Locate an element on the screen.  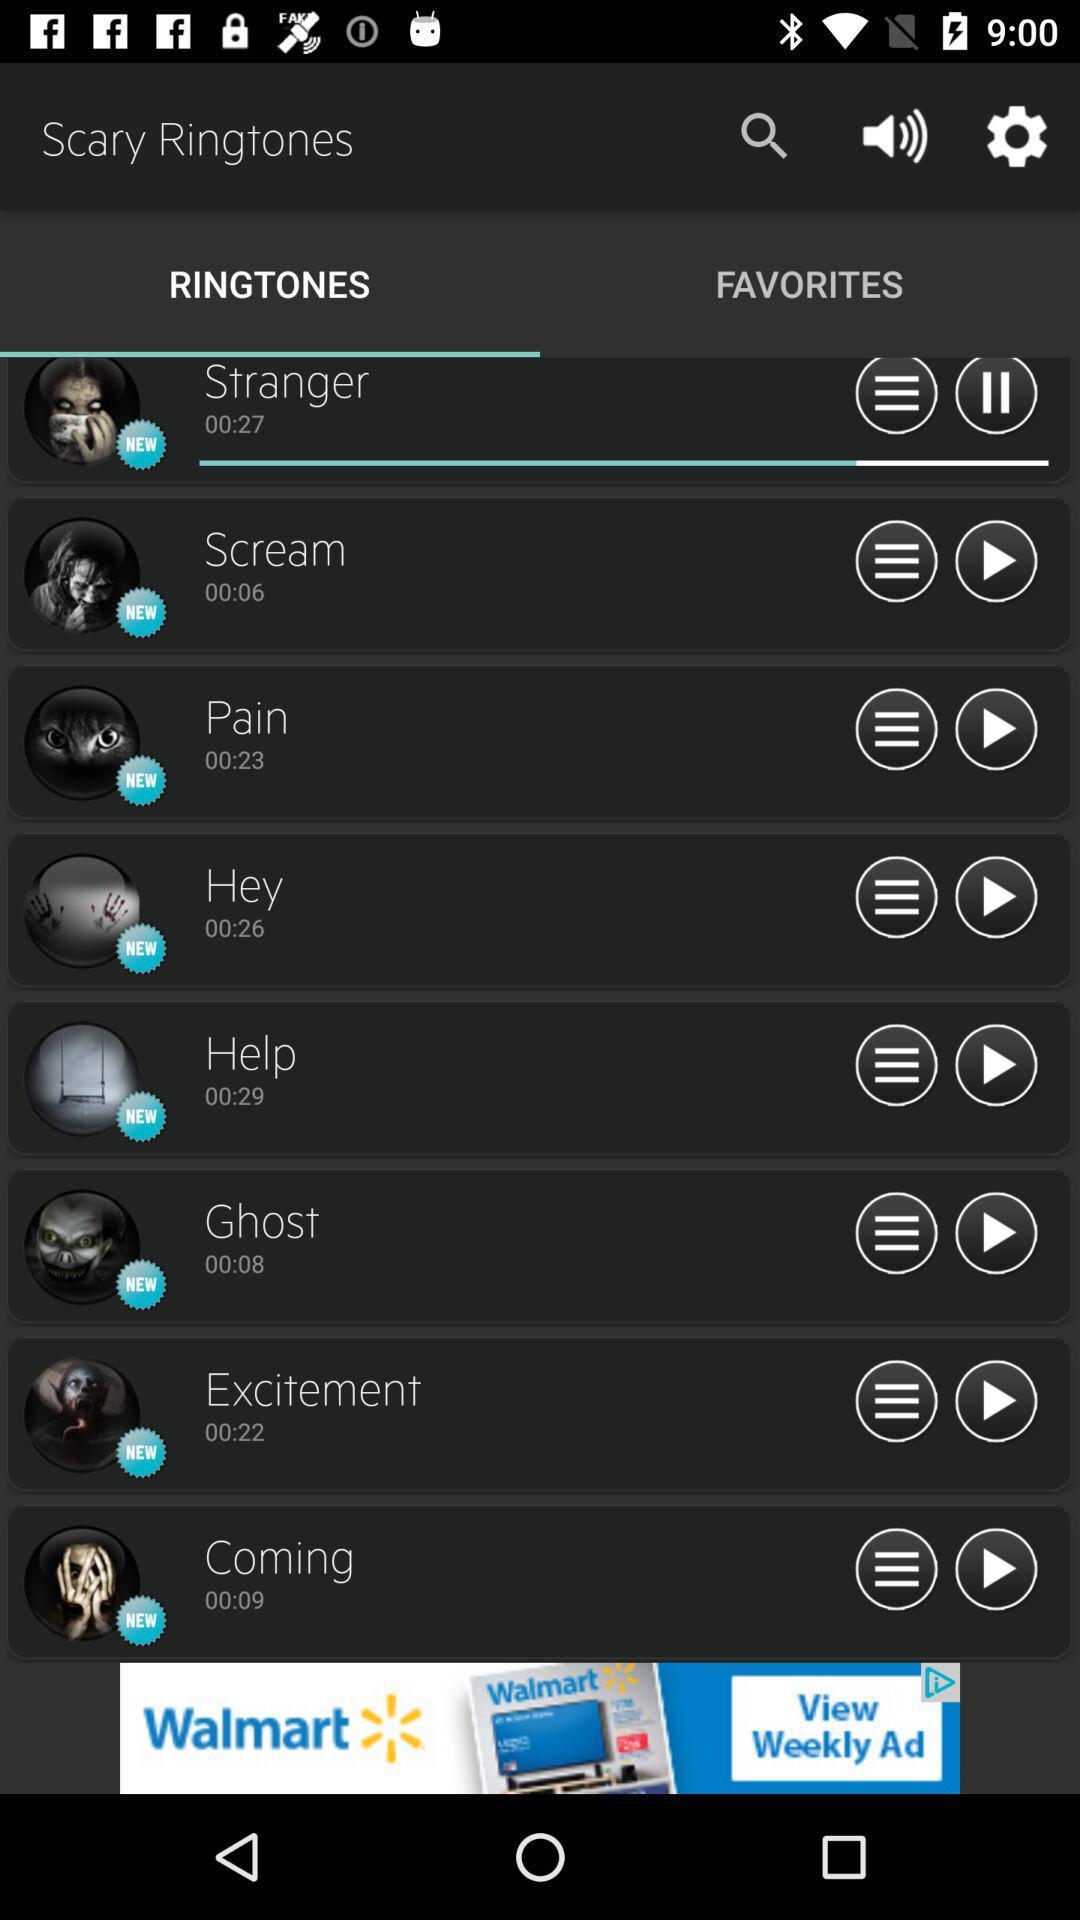
profile is located at coordinates (80, 413).